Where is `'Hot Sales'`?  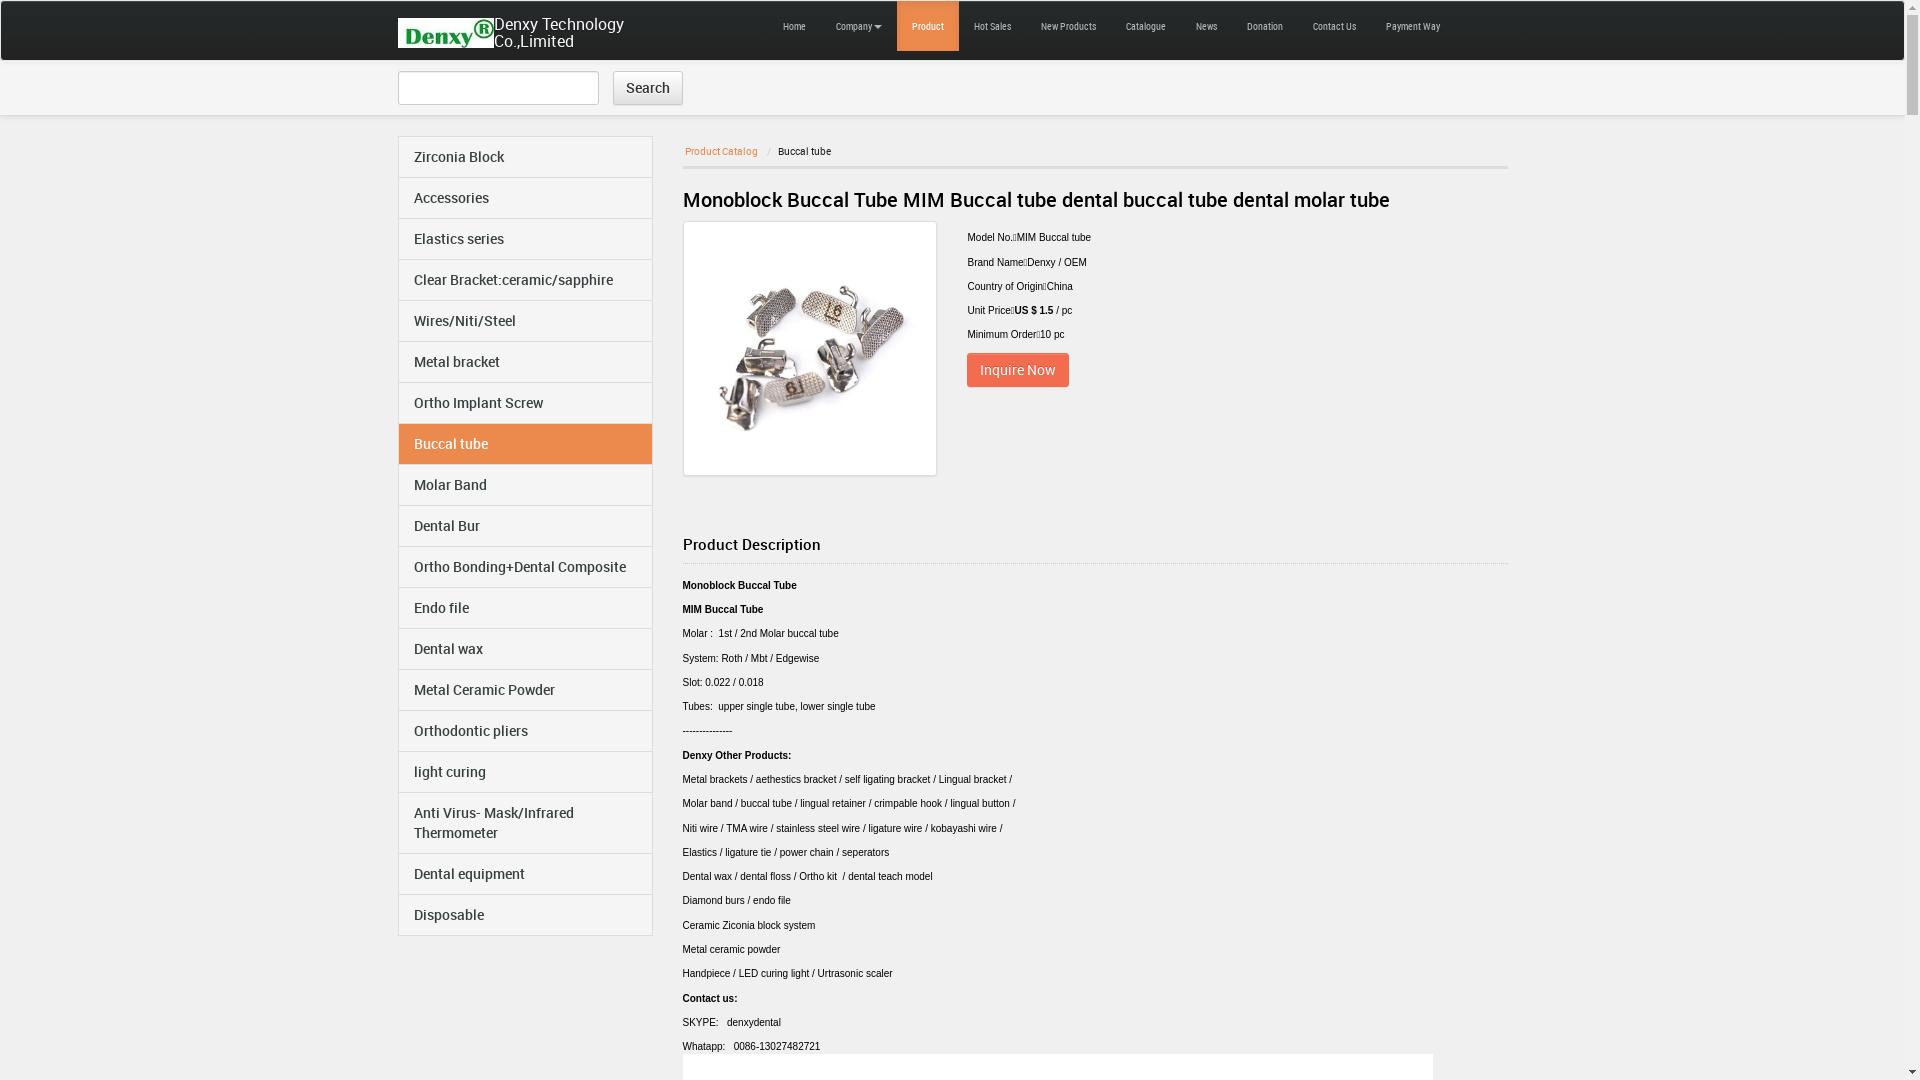
'Hot Sales' is located at coordinates (991, 26).